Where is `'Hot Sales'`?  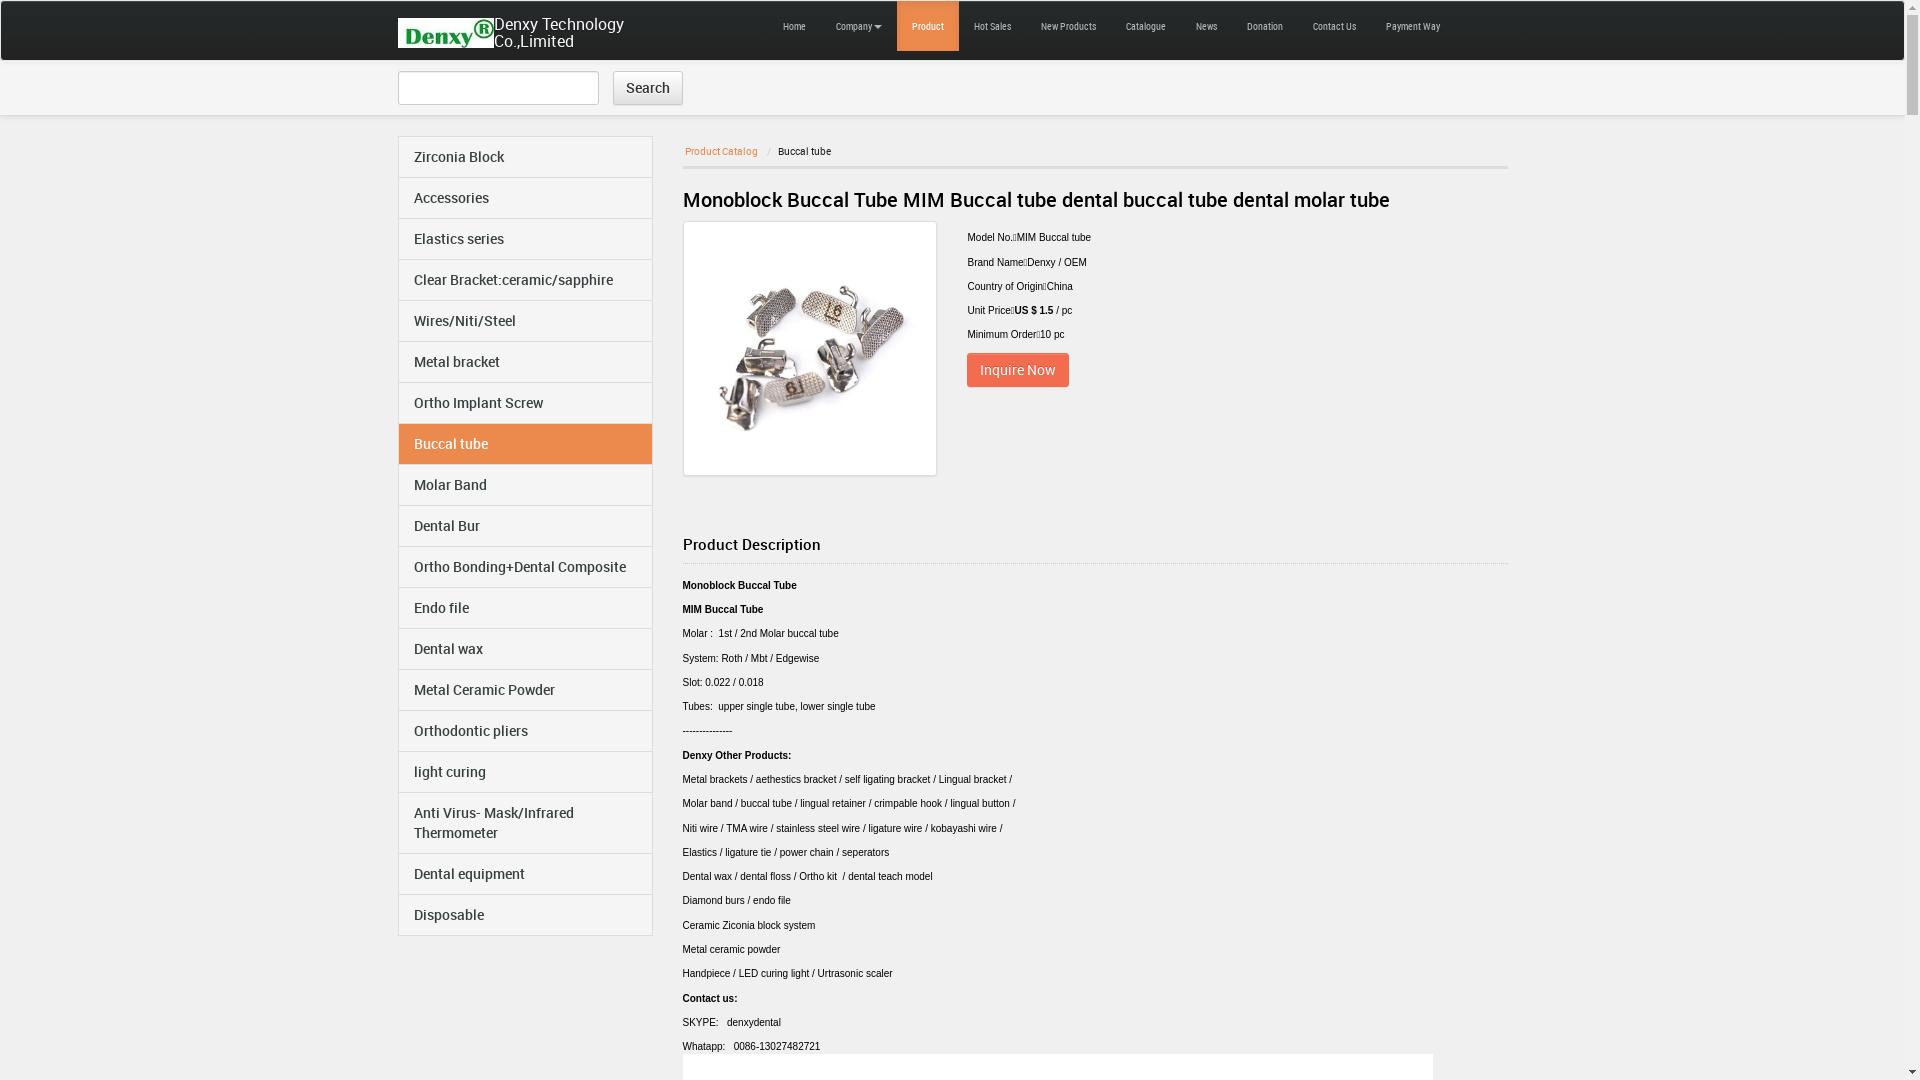
'Hot Sales' is located at coordinates (991, 26).